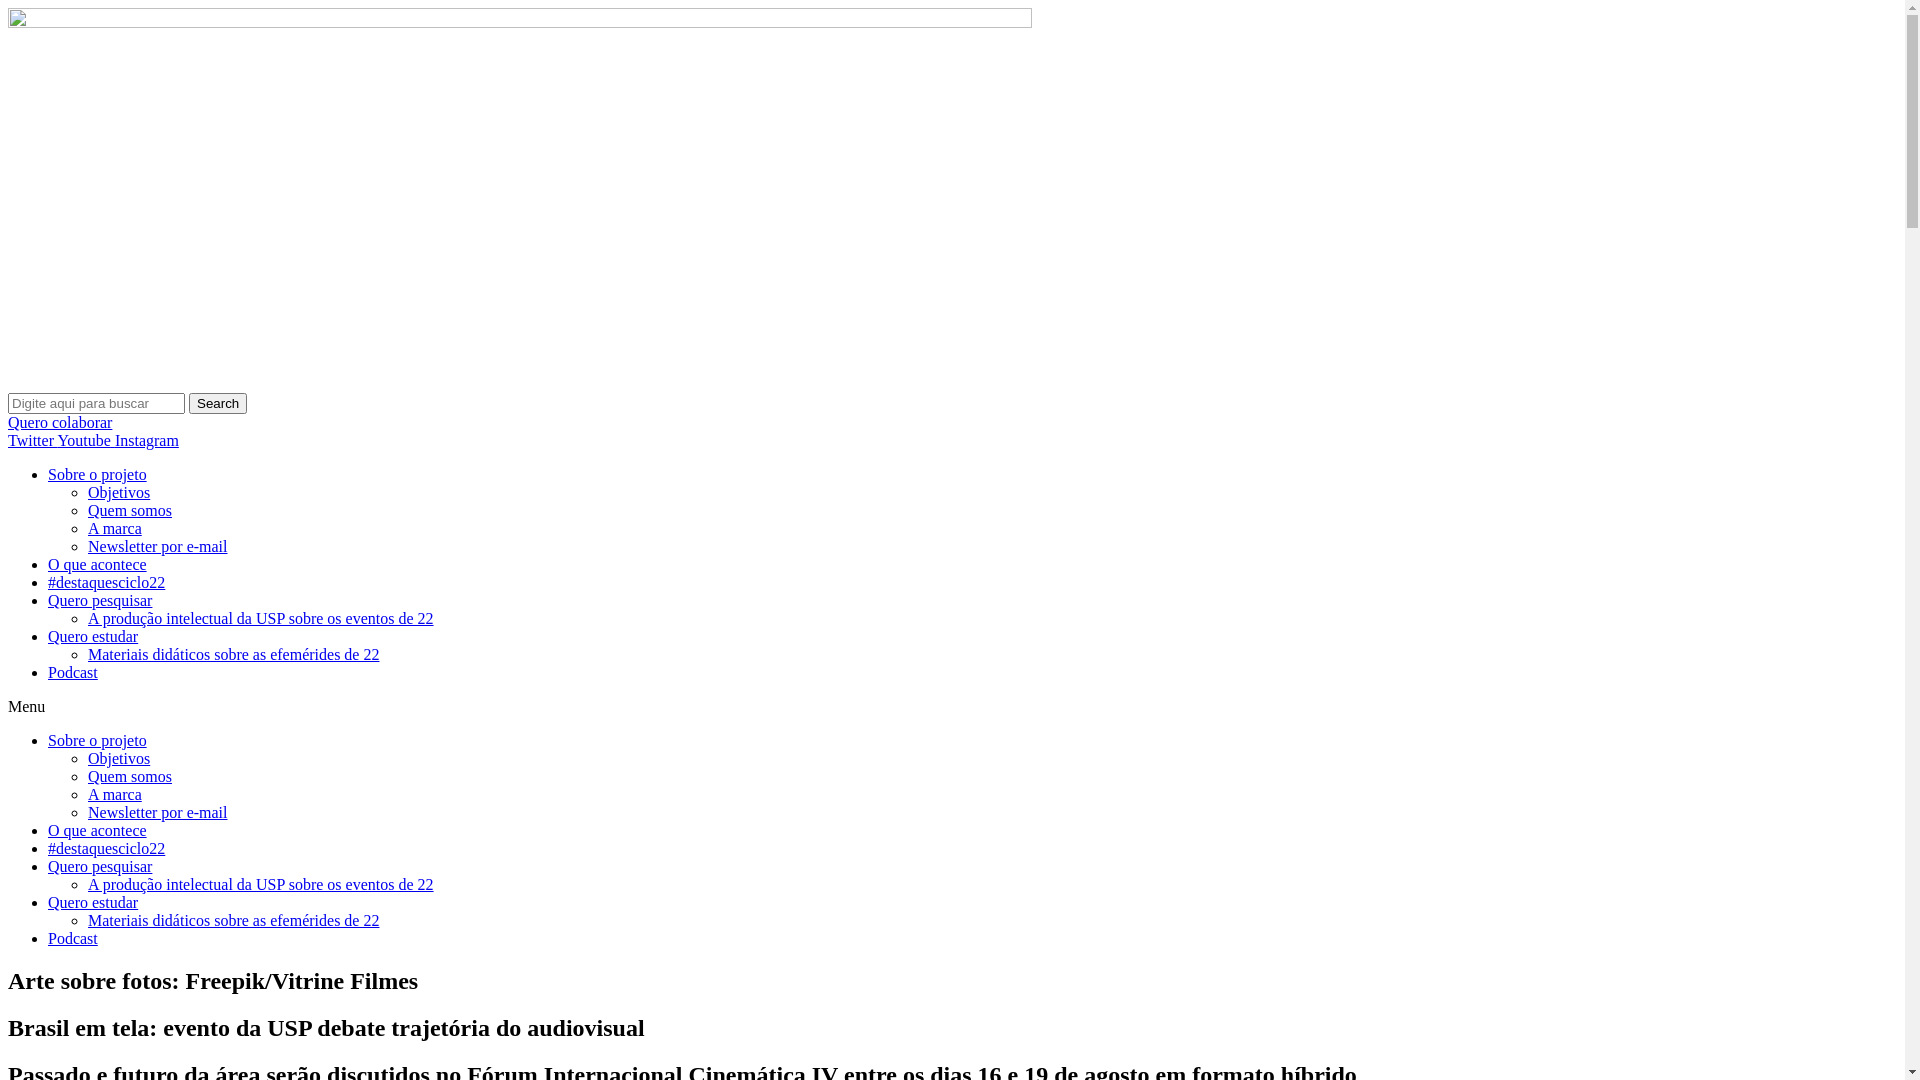  I want to click on 'Quero estudar', so click(48, 636).